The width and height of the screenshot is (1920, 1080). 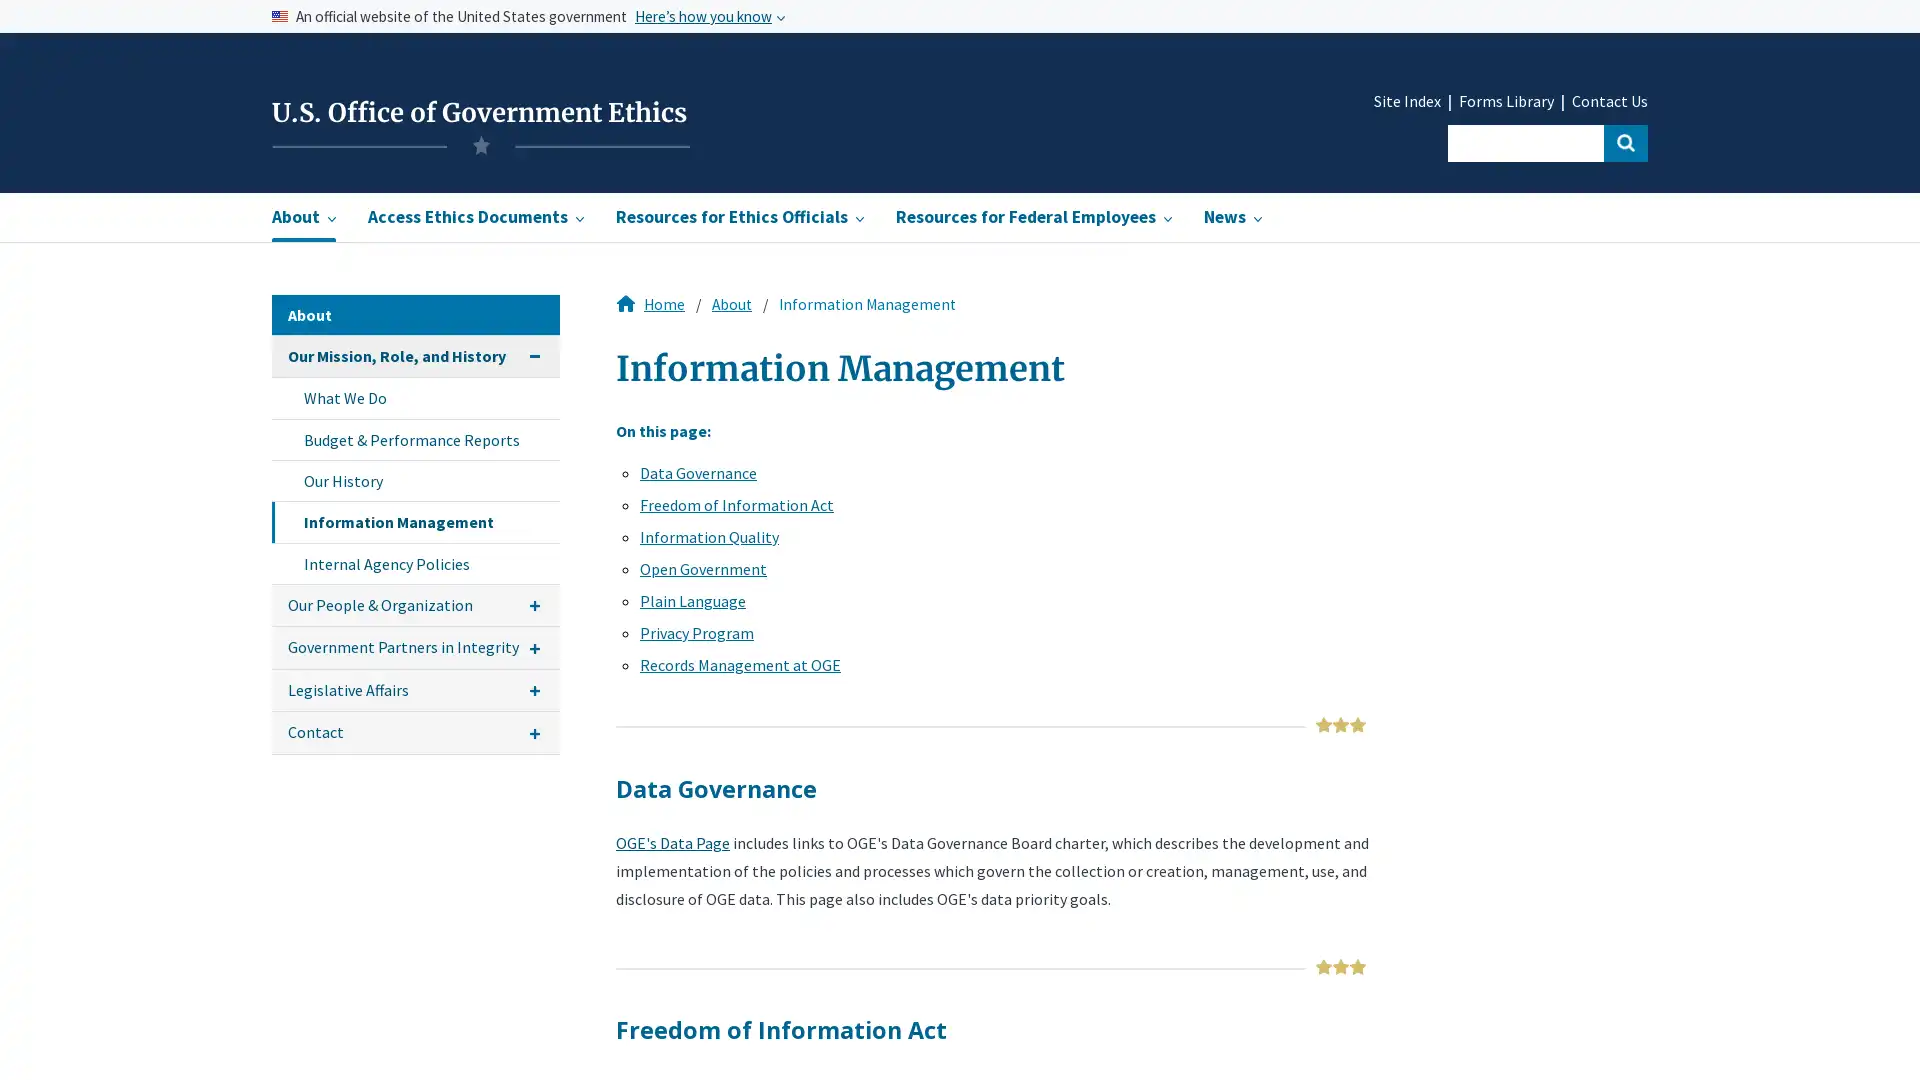 I want to click on Government Partners in Integrity, so click(x=415, y=647).